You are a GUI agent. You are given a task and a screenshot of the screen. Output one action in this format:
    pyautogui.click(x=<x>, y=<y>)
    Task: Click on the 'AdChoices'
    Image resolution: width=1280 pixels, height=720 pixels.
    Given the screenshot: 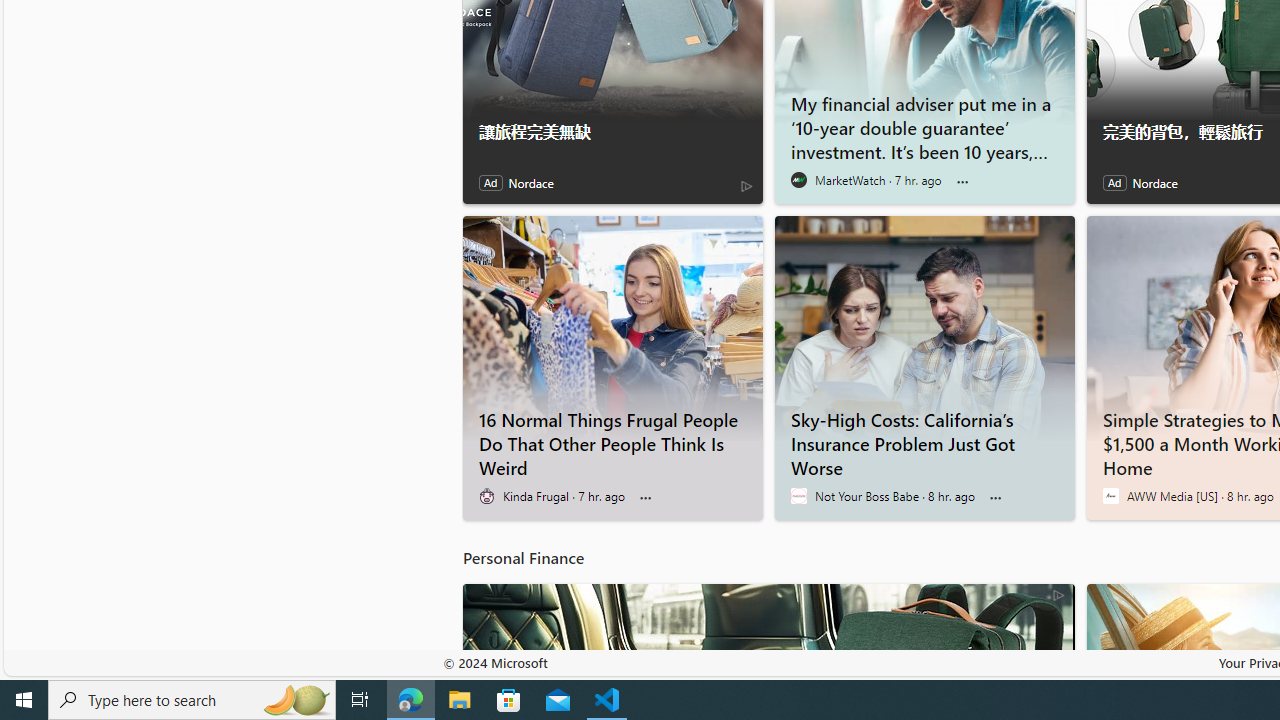 What is the action you would take?
    pyautogui.click(x=1057, y=594)
    